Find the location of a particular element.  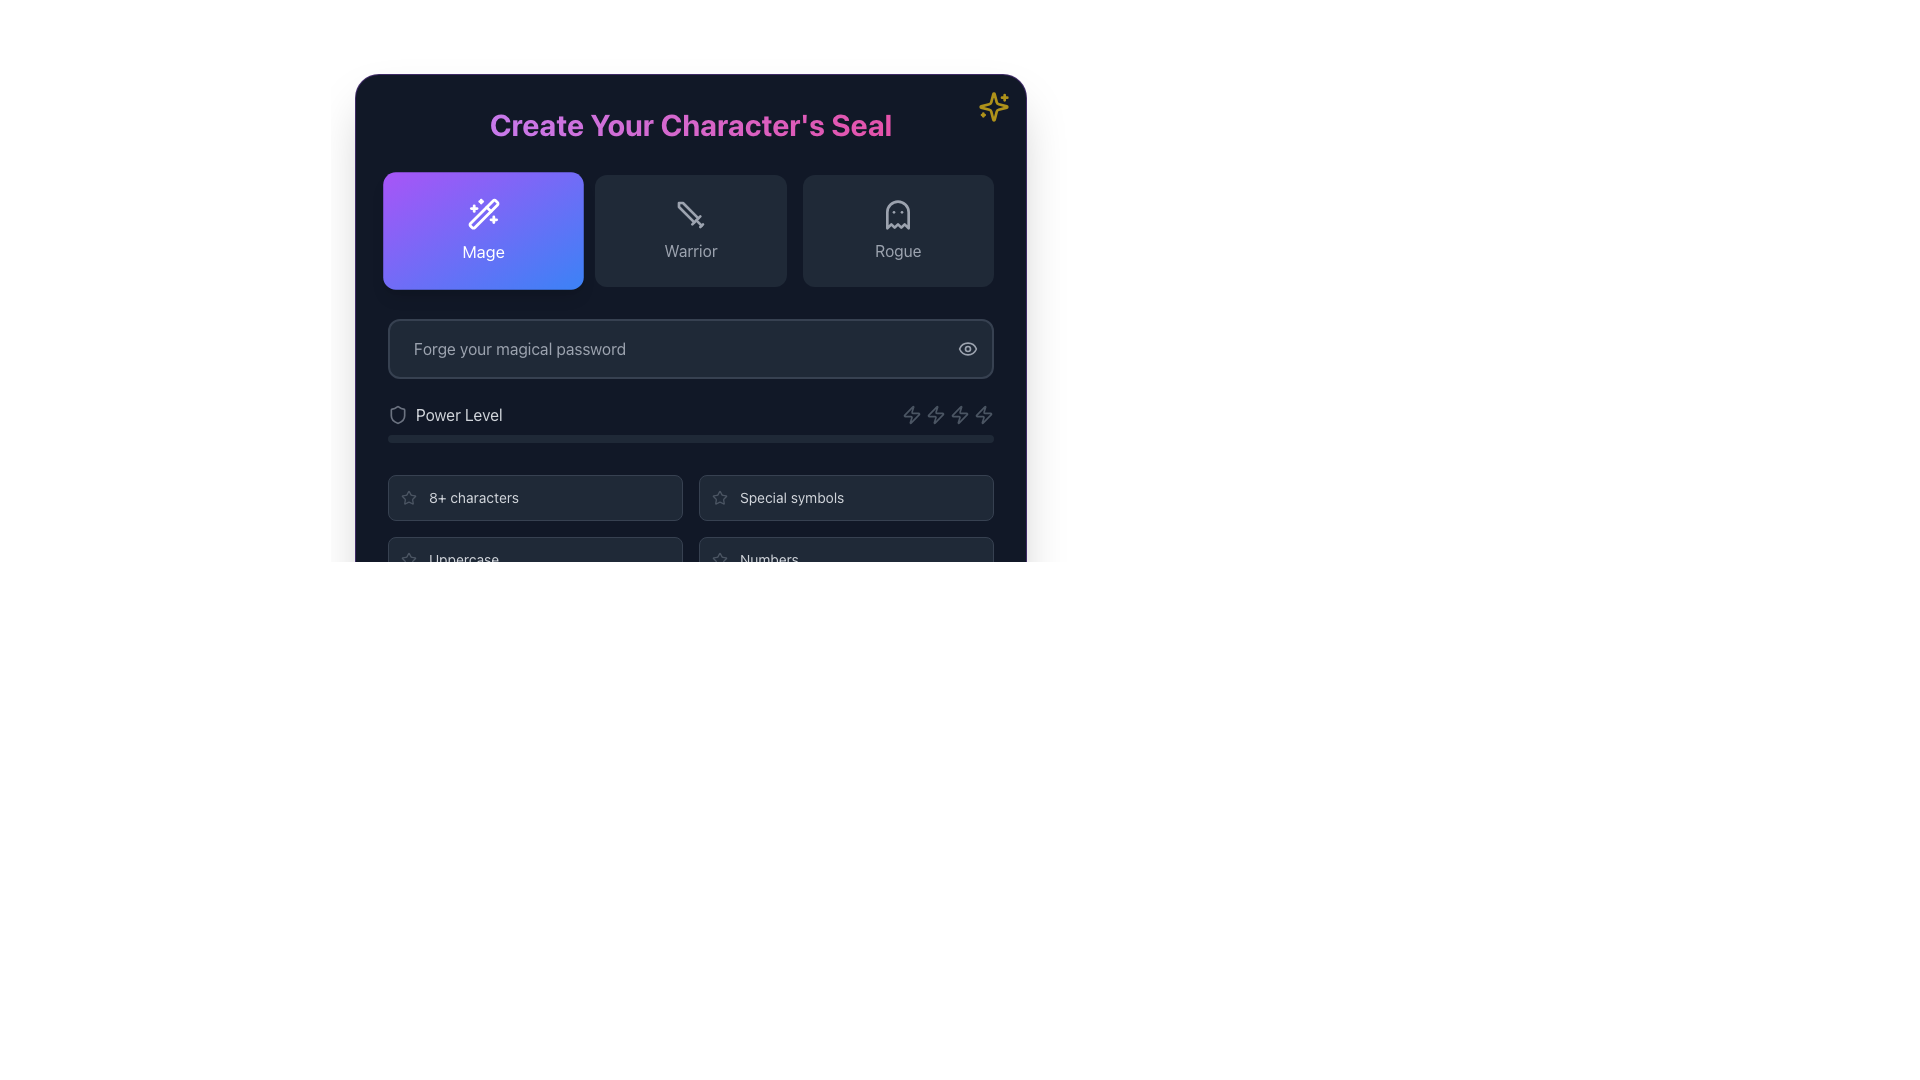

decorative icon associated with the text 'Special symbols' located on the left-hand side within a dark gray rectangle is located at coordinates (720, 496).